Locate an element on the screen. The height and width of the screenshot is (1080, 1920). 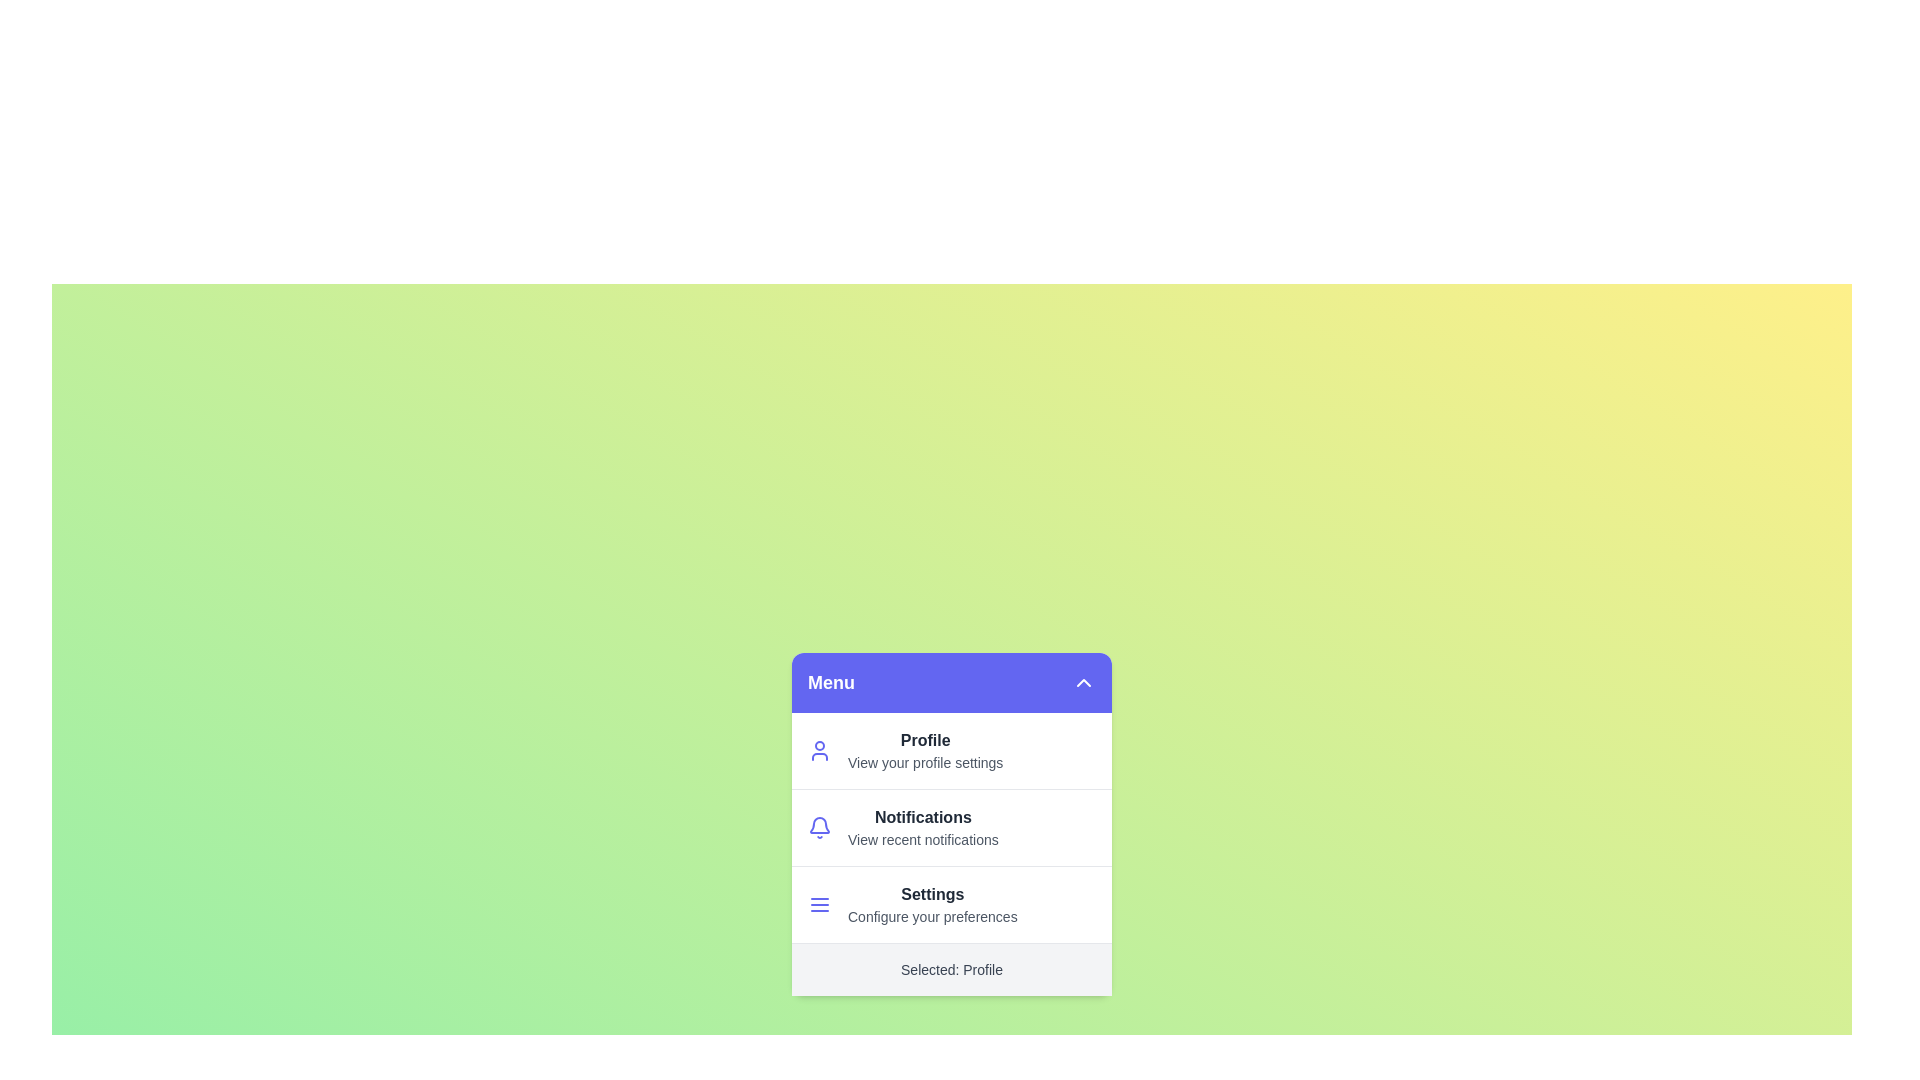
the header arrow button to toggle the menu's state is located at coordinates (1083, 681).